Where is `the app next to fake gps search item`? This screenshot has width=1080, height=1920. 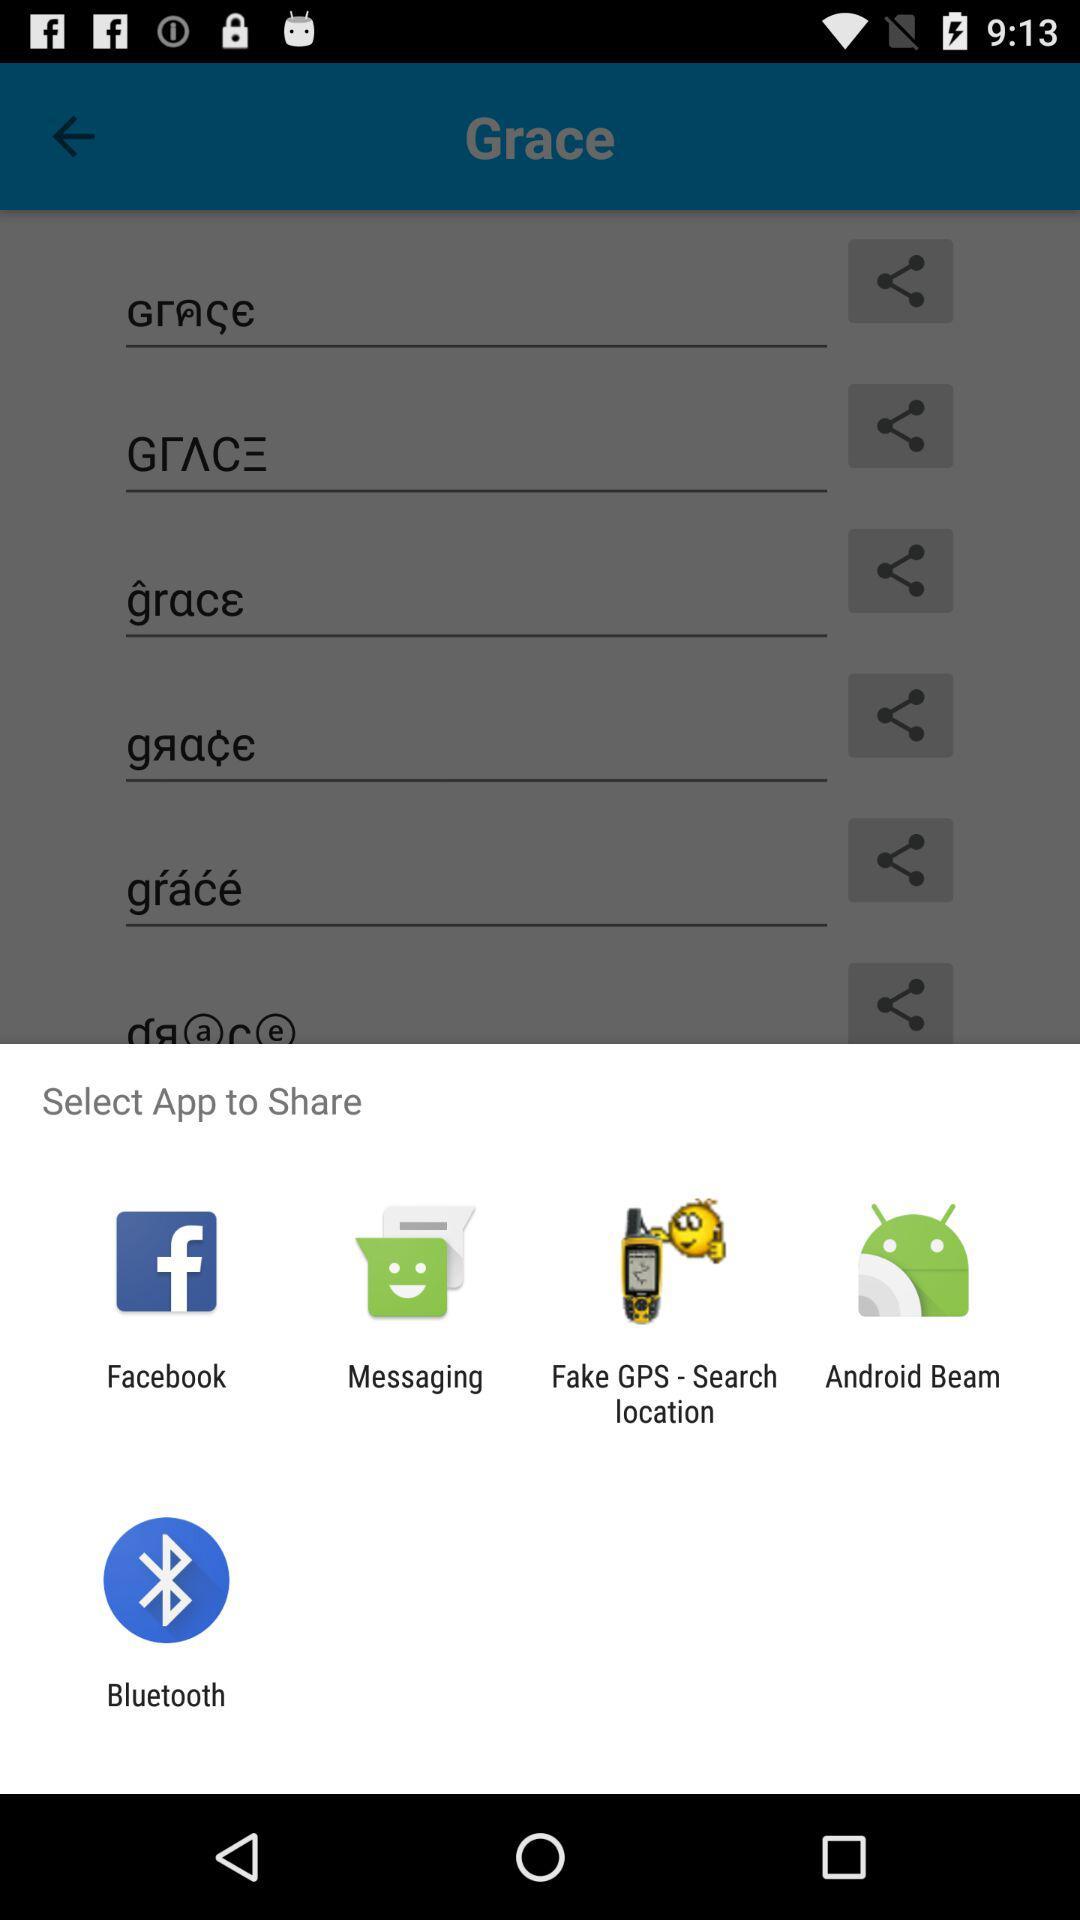
the app next to fake gps search item is located at coordinates (414, 1392).